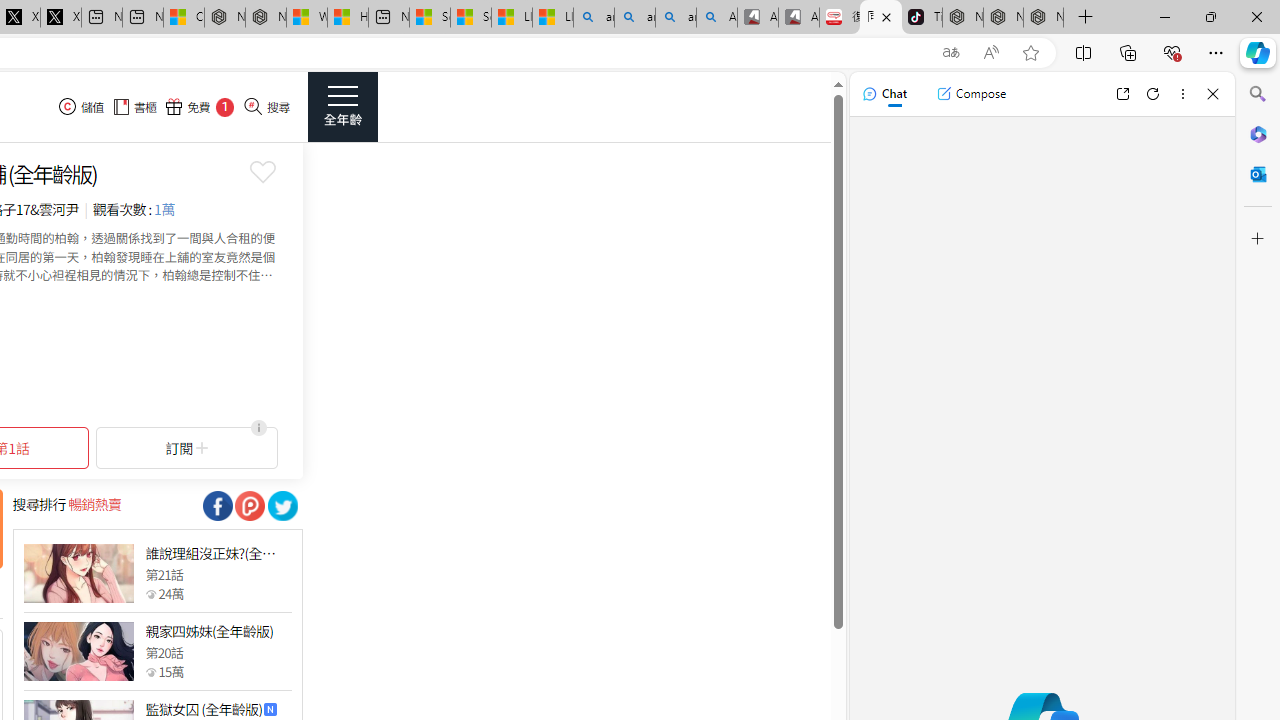 This screenshot has width=1280, height=720. Describe the element at coordinates (971, 93) in the screenshot. I see `'Compose'` at that location.